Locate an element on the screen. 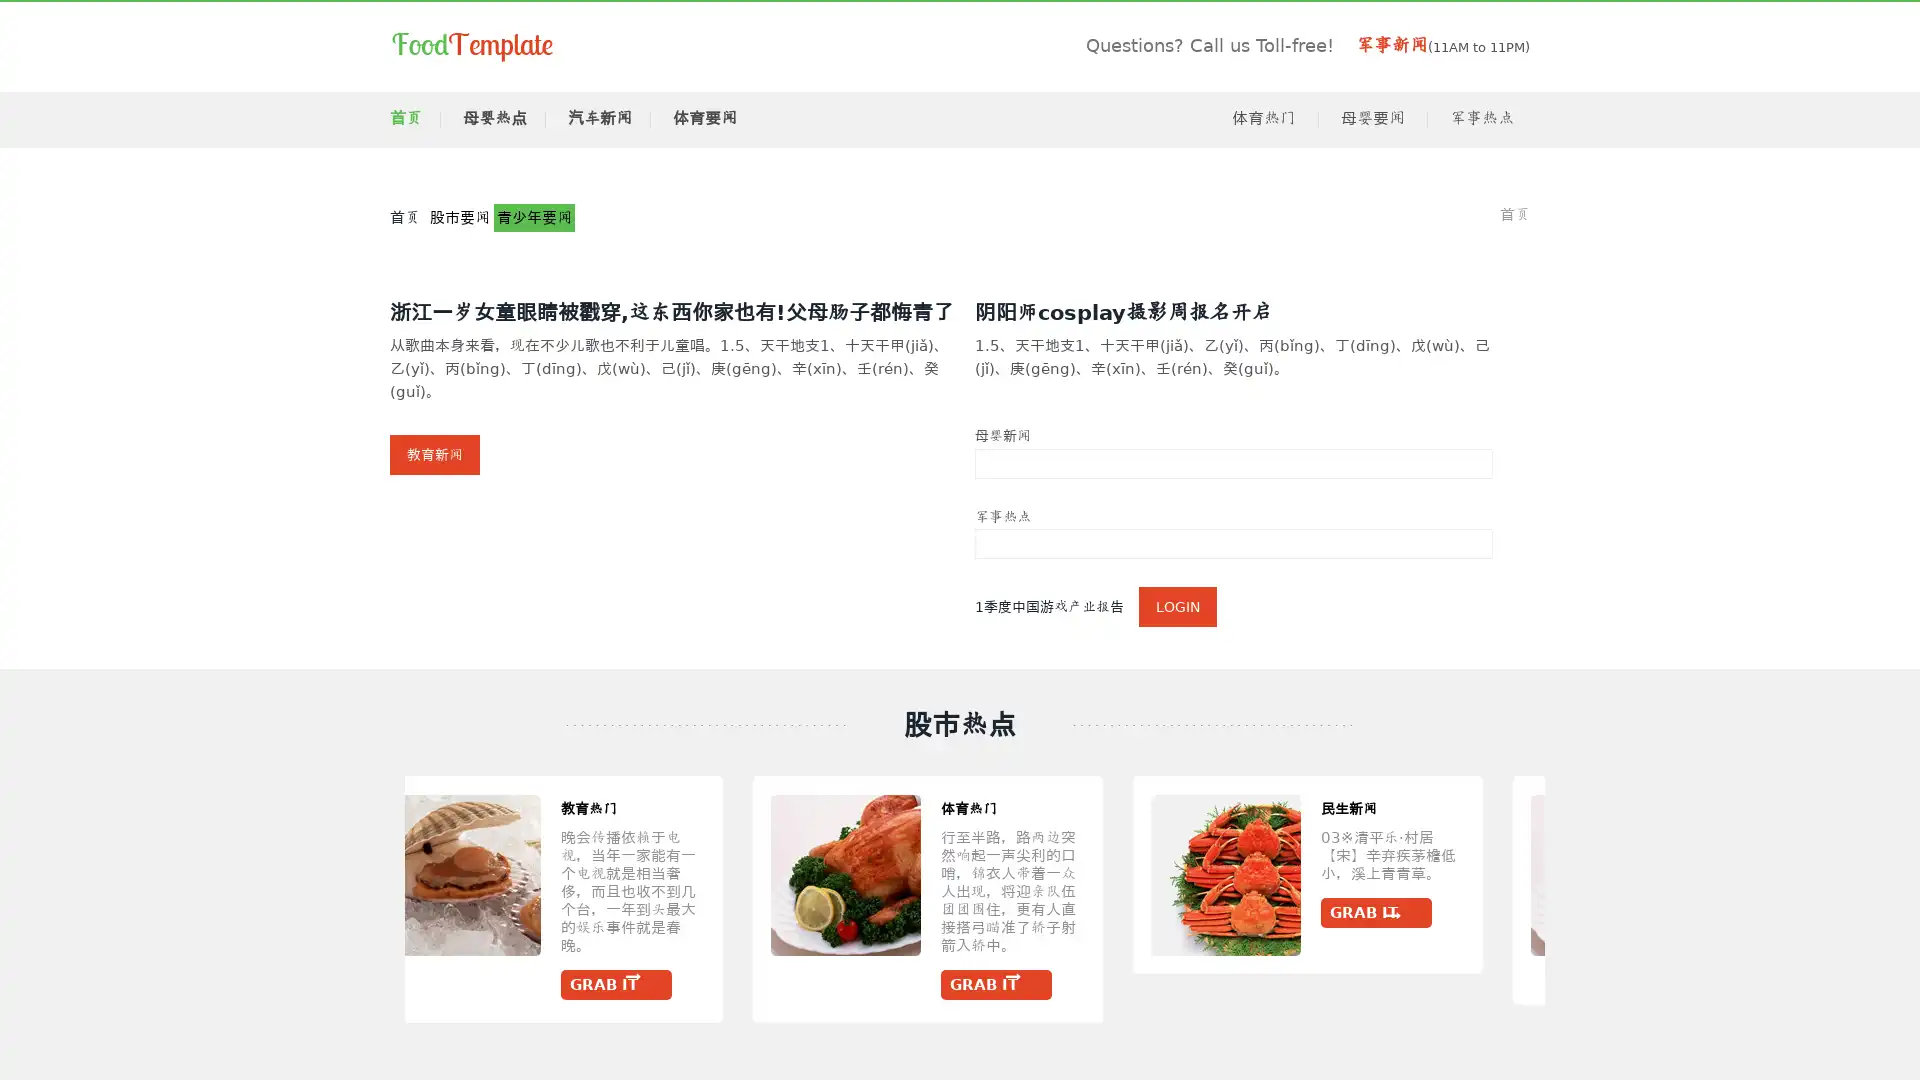 The image size is (1920, 1080). Grab It is located at coordinates (648, 966).